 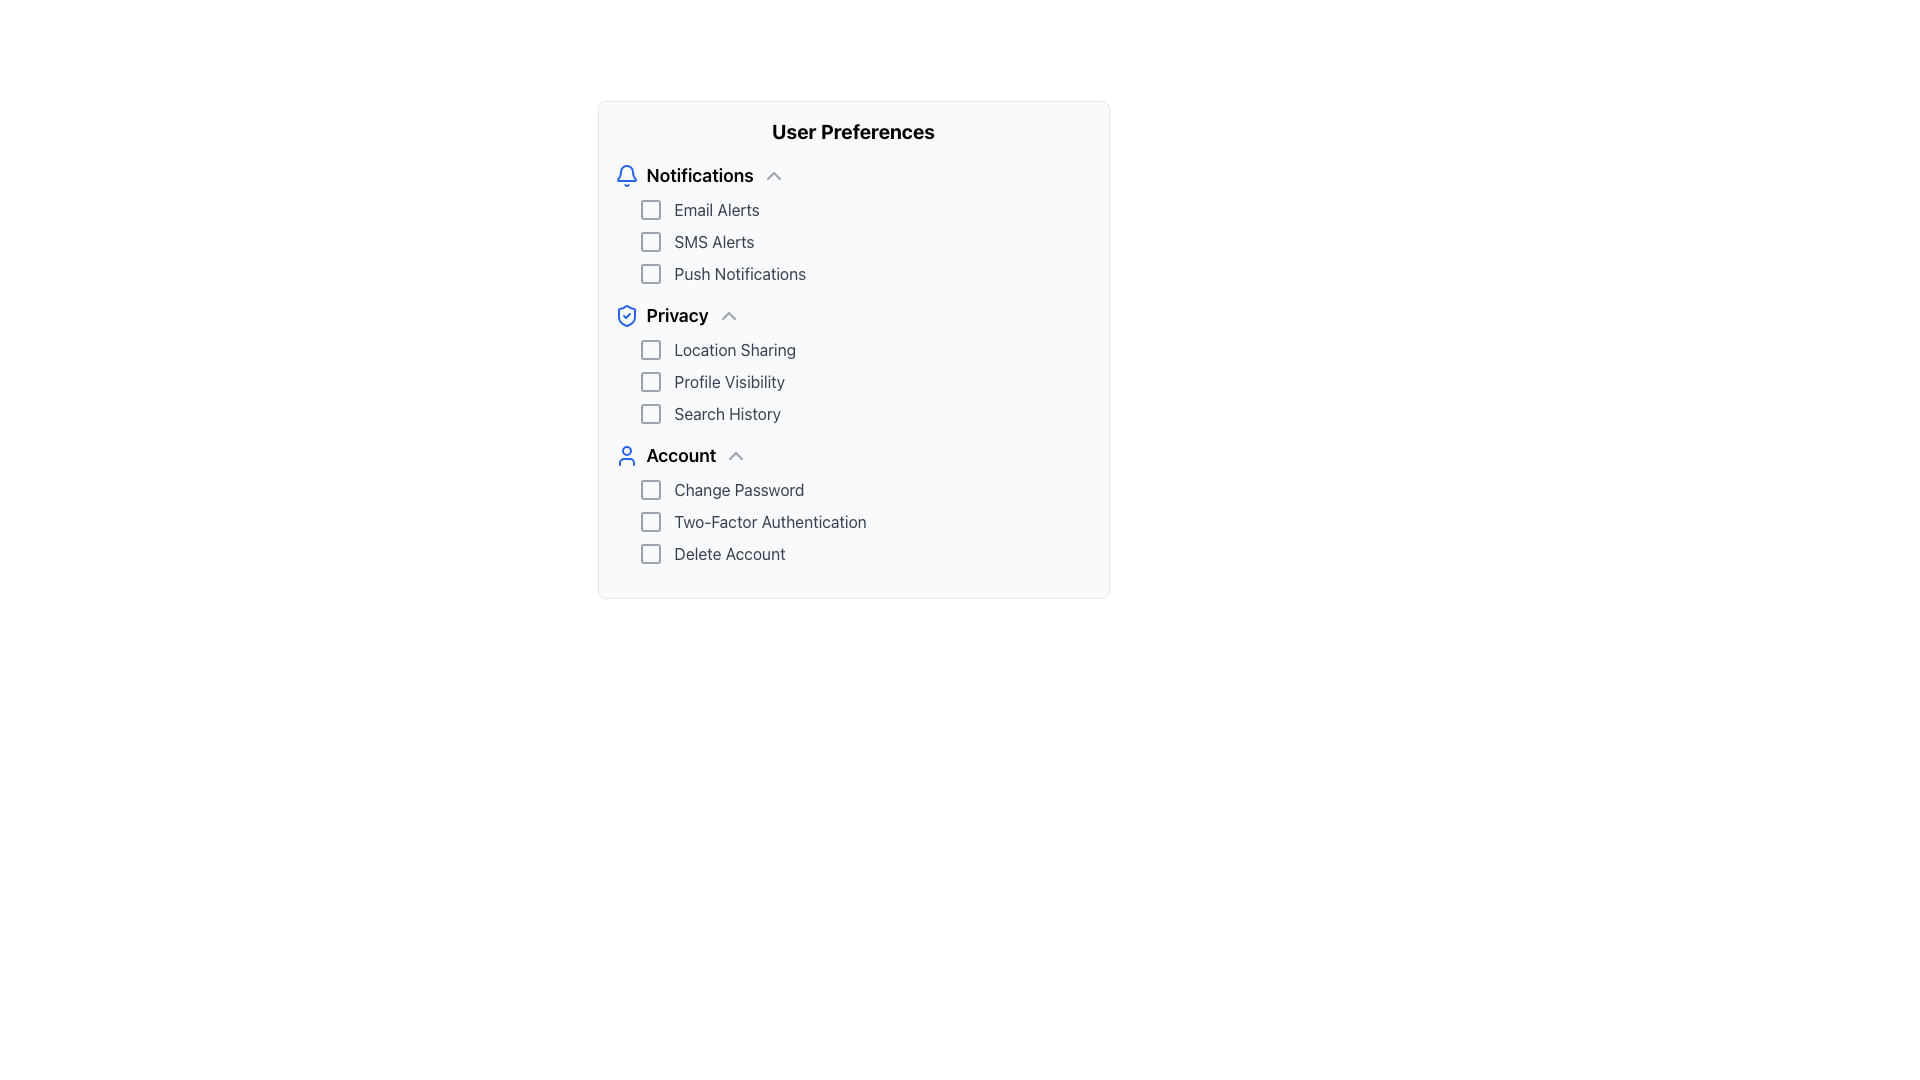 I want to click on the 'User Preferences' label located at the top of the settings card, so click(x=853, y=131).